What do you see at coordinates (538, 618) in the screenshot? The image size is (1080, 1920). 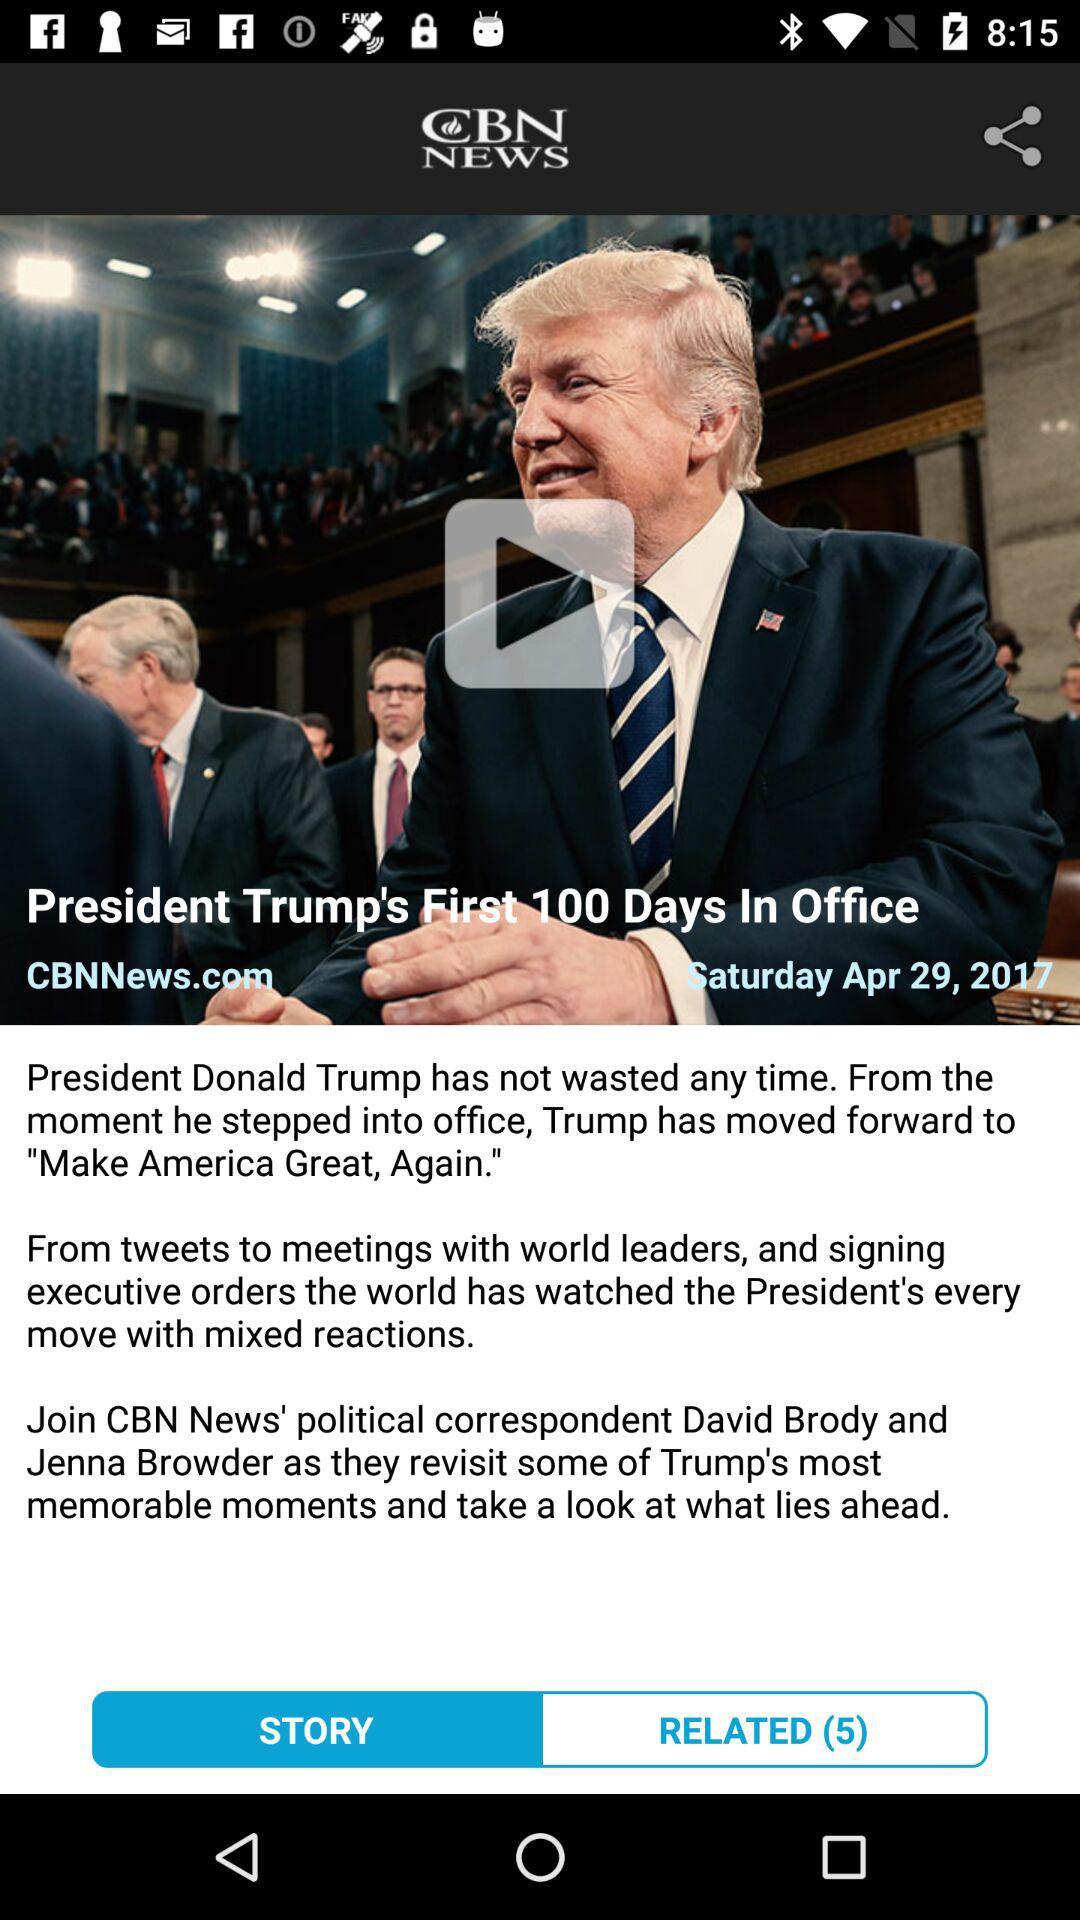 I see `button` at bounding box center [538, 618].